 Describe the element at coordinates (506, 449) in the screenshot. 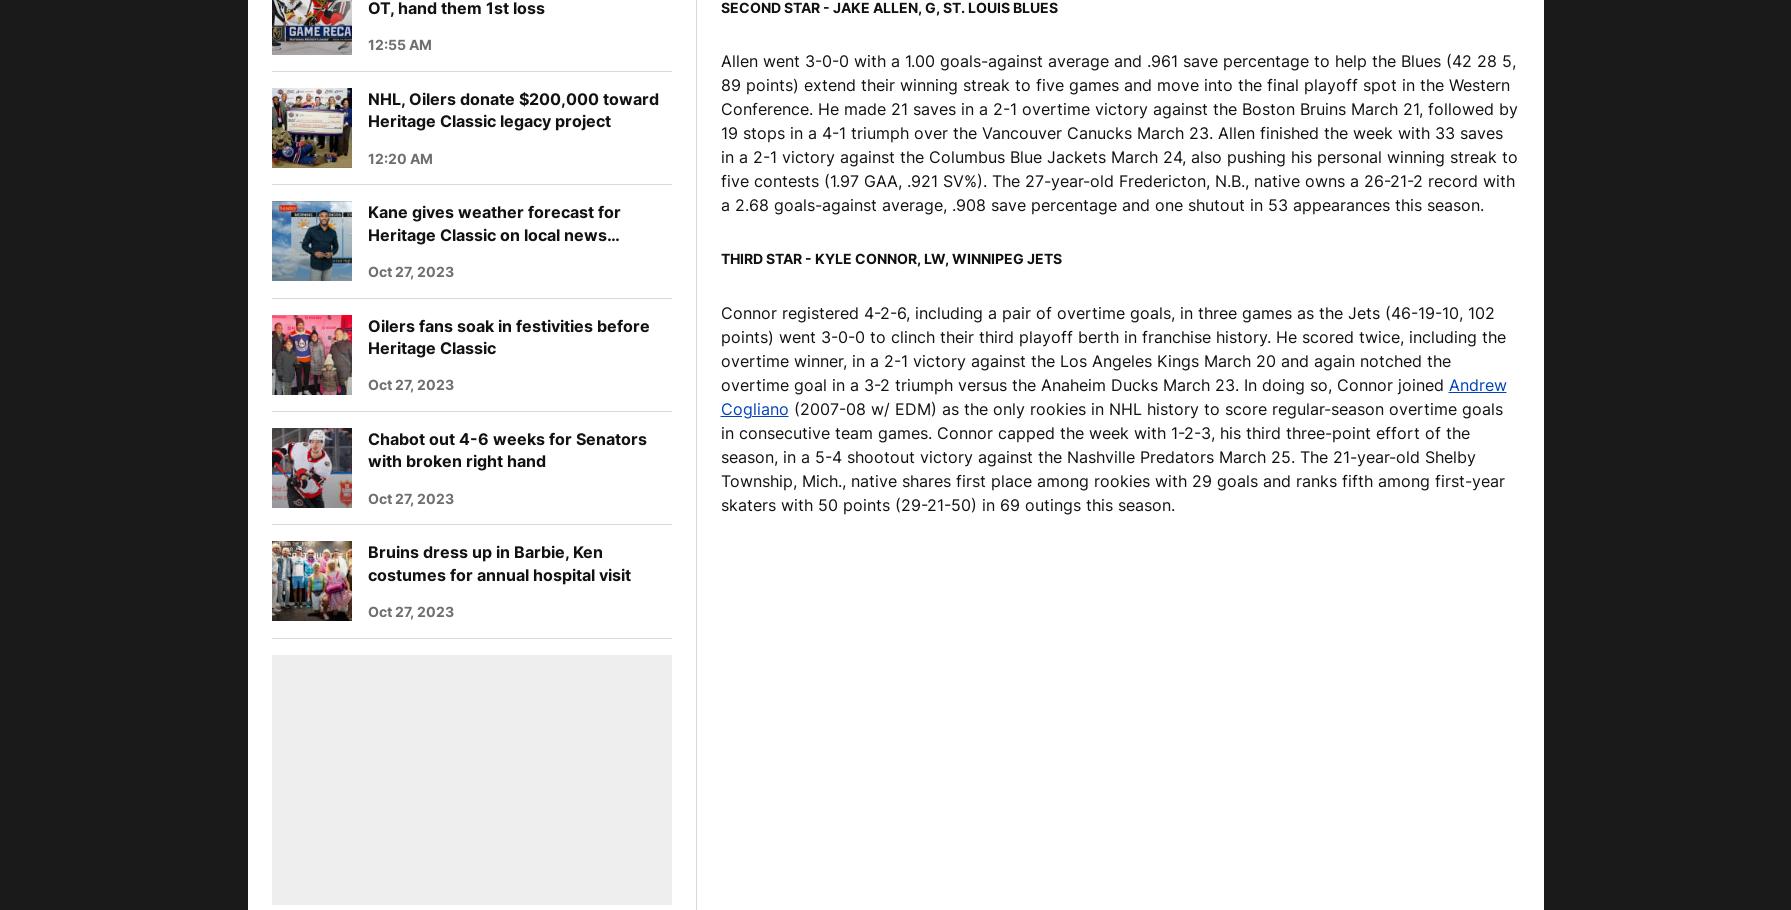

I see `'Chabot out 4-6 weeks for Senators with broken right hand'` at that location.